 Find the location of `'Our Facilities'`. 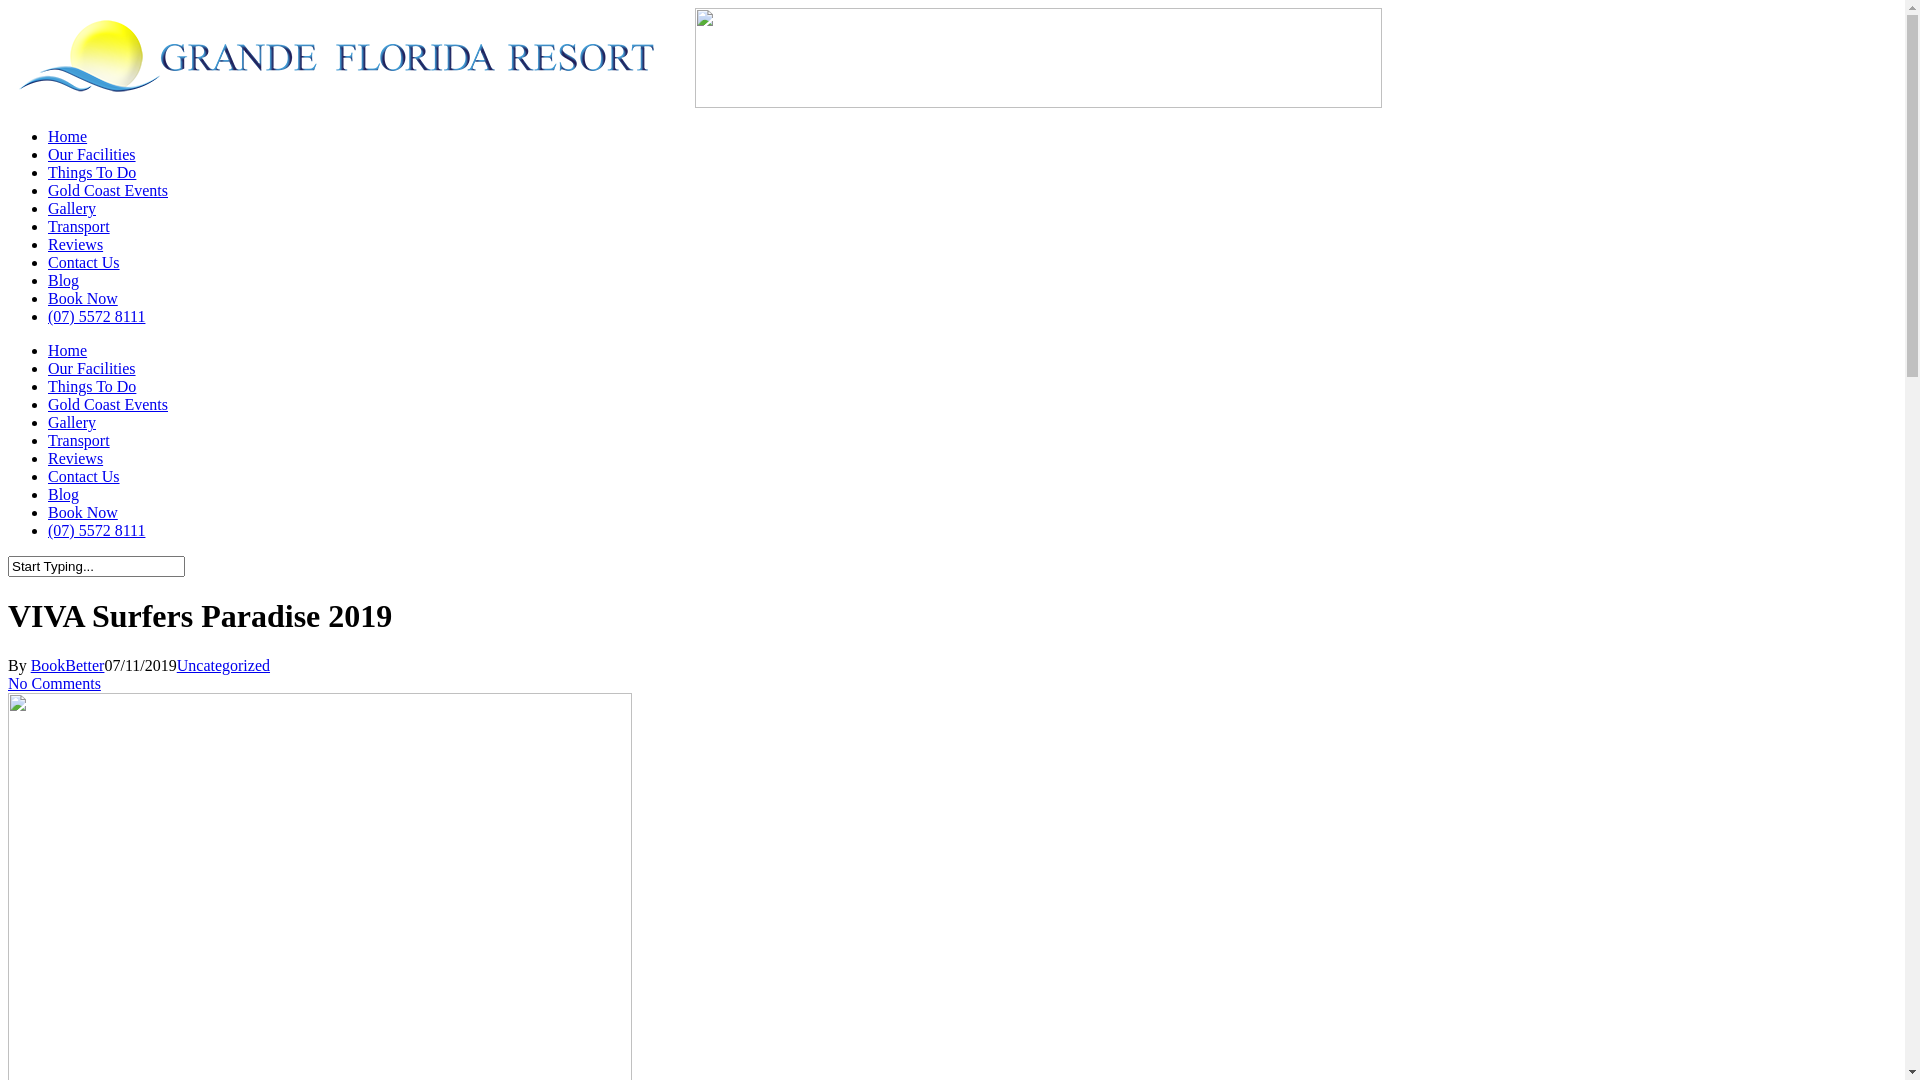

'Our Facilities' is located at coordinates (90, 368).